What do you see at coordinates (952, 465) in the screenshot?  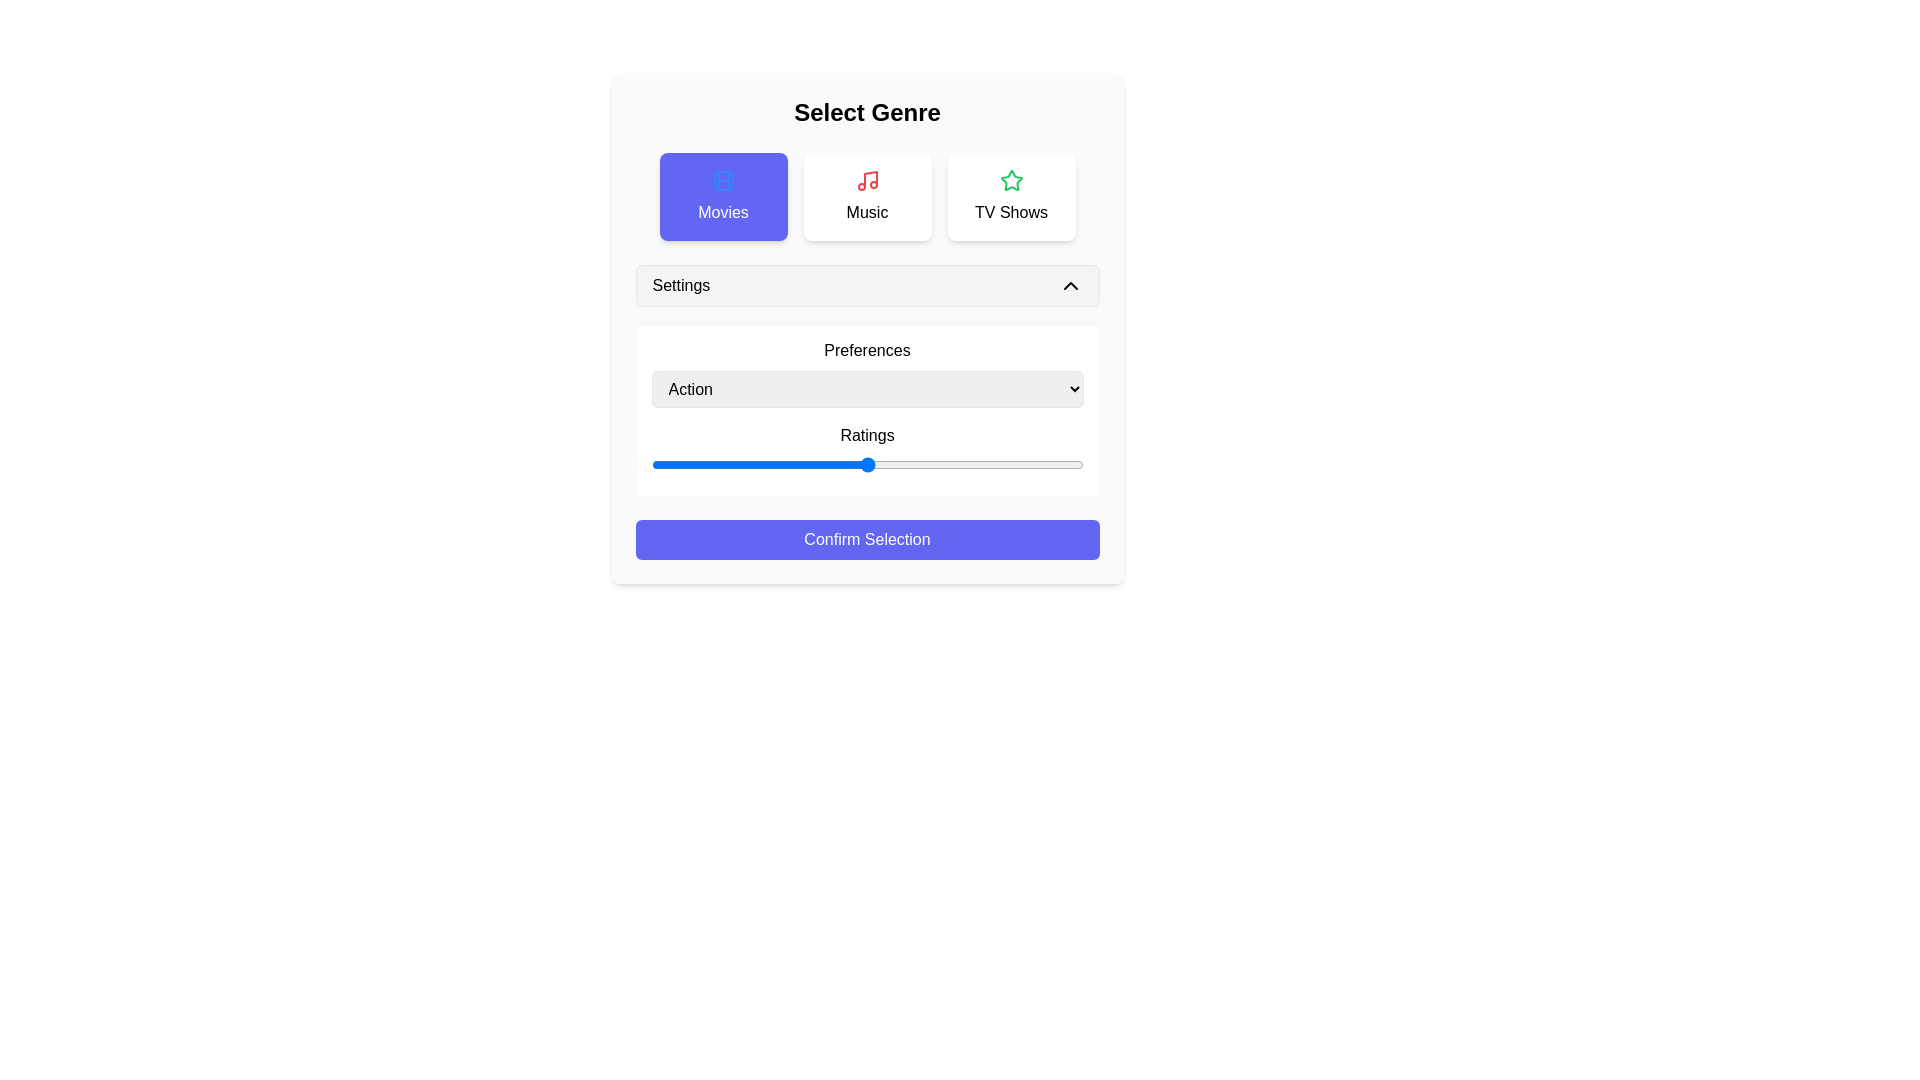 I see `the rating value` at bounding box center [952, 465].